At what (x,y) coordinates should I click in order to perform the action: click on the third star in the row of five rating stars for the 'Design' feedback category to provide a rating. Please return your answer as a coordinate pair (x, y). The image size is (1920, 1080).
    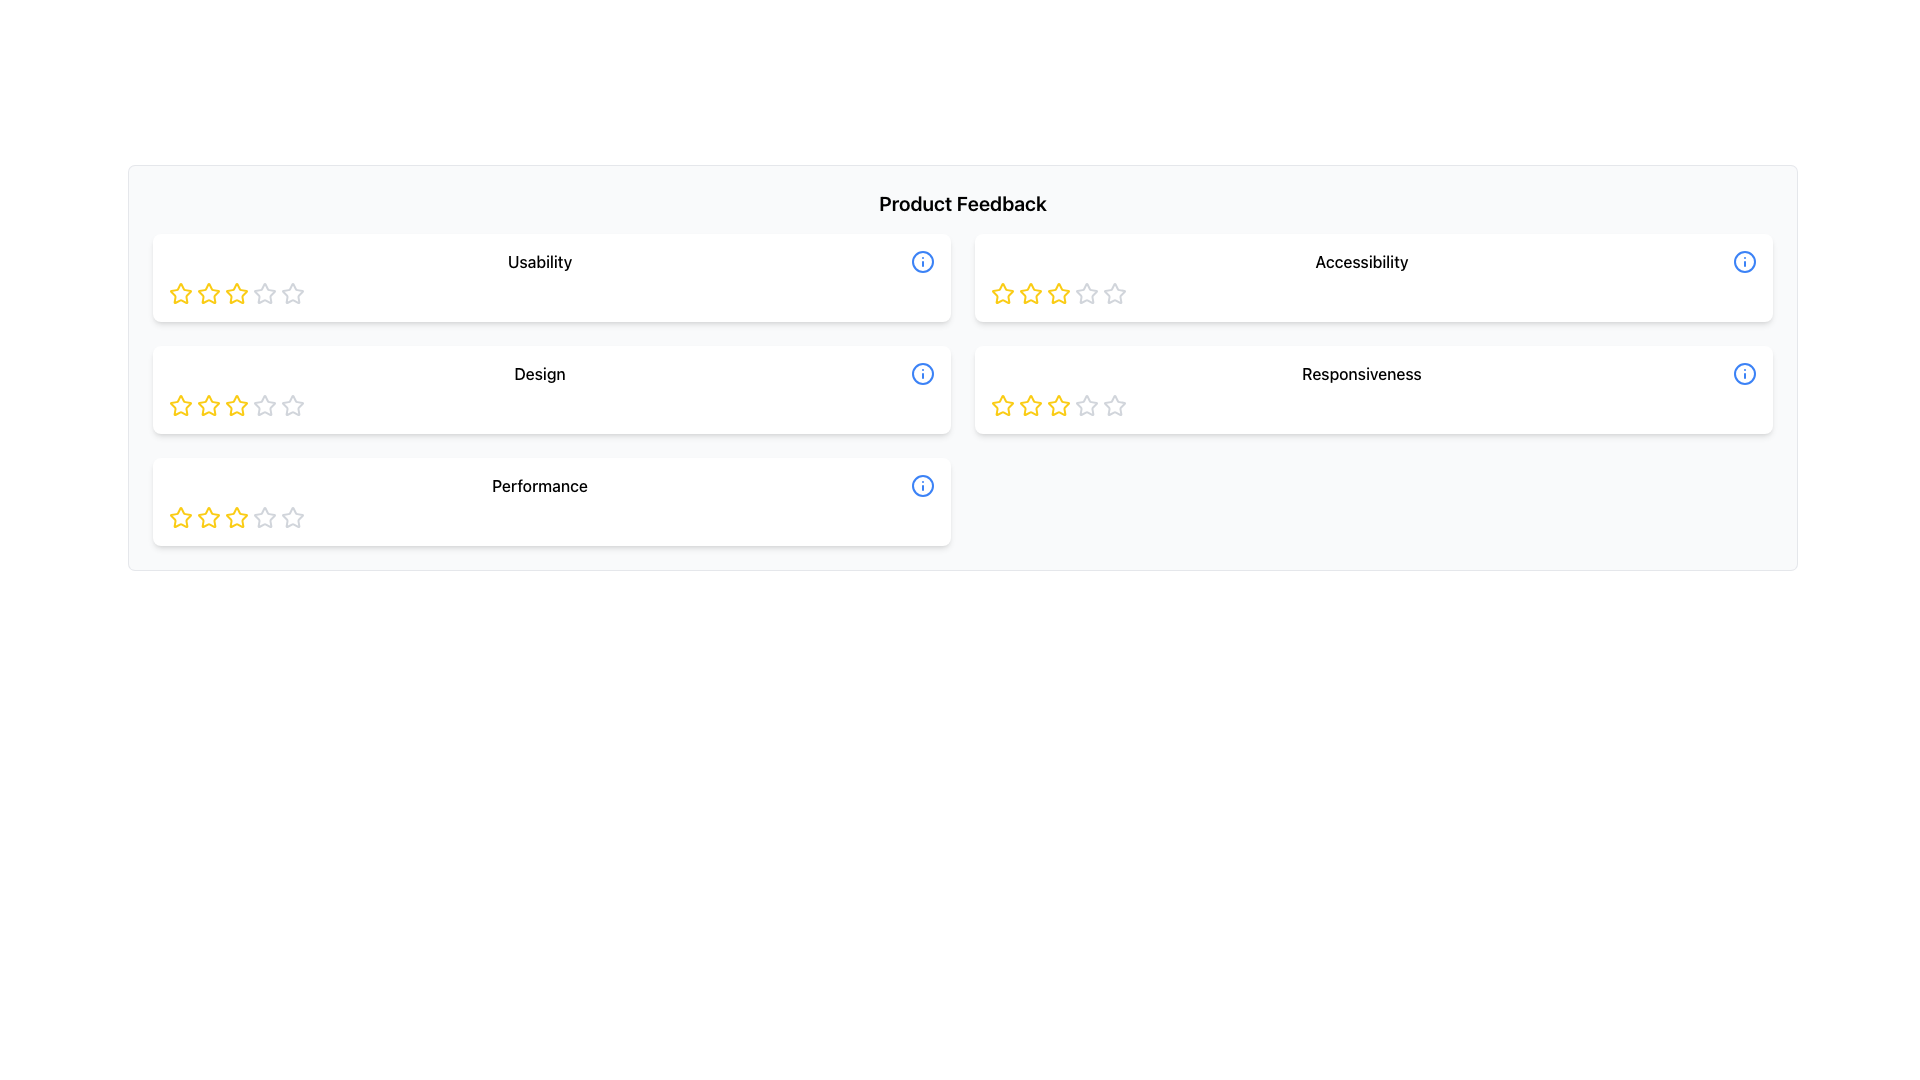
    Looking at the image, I should click on (263, 405).